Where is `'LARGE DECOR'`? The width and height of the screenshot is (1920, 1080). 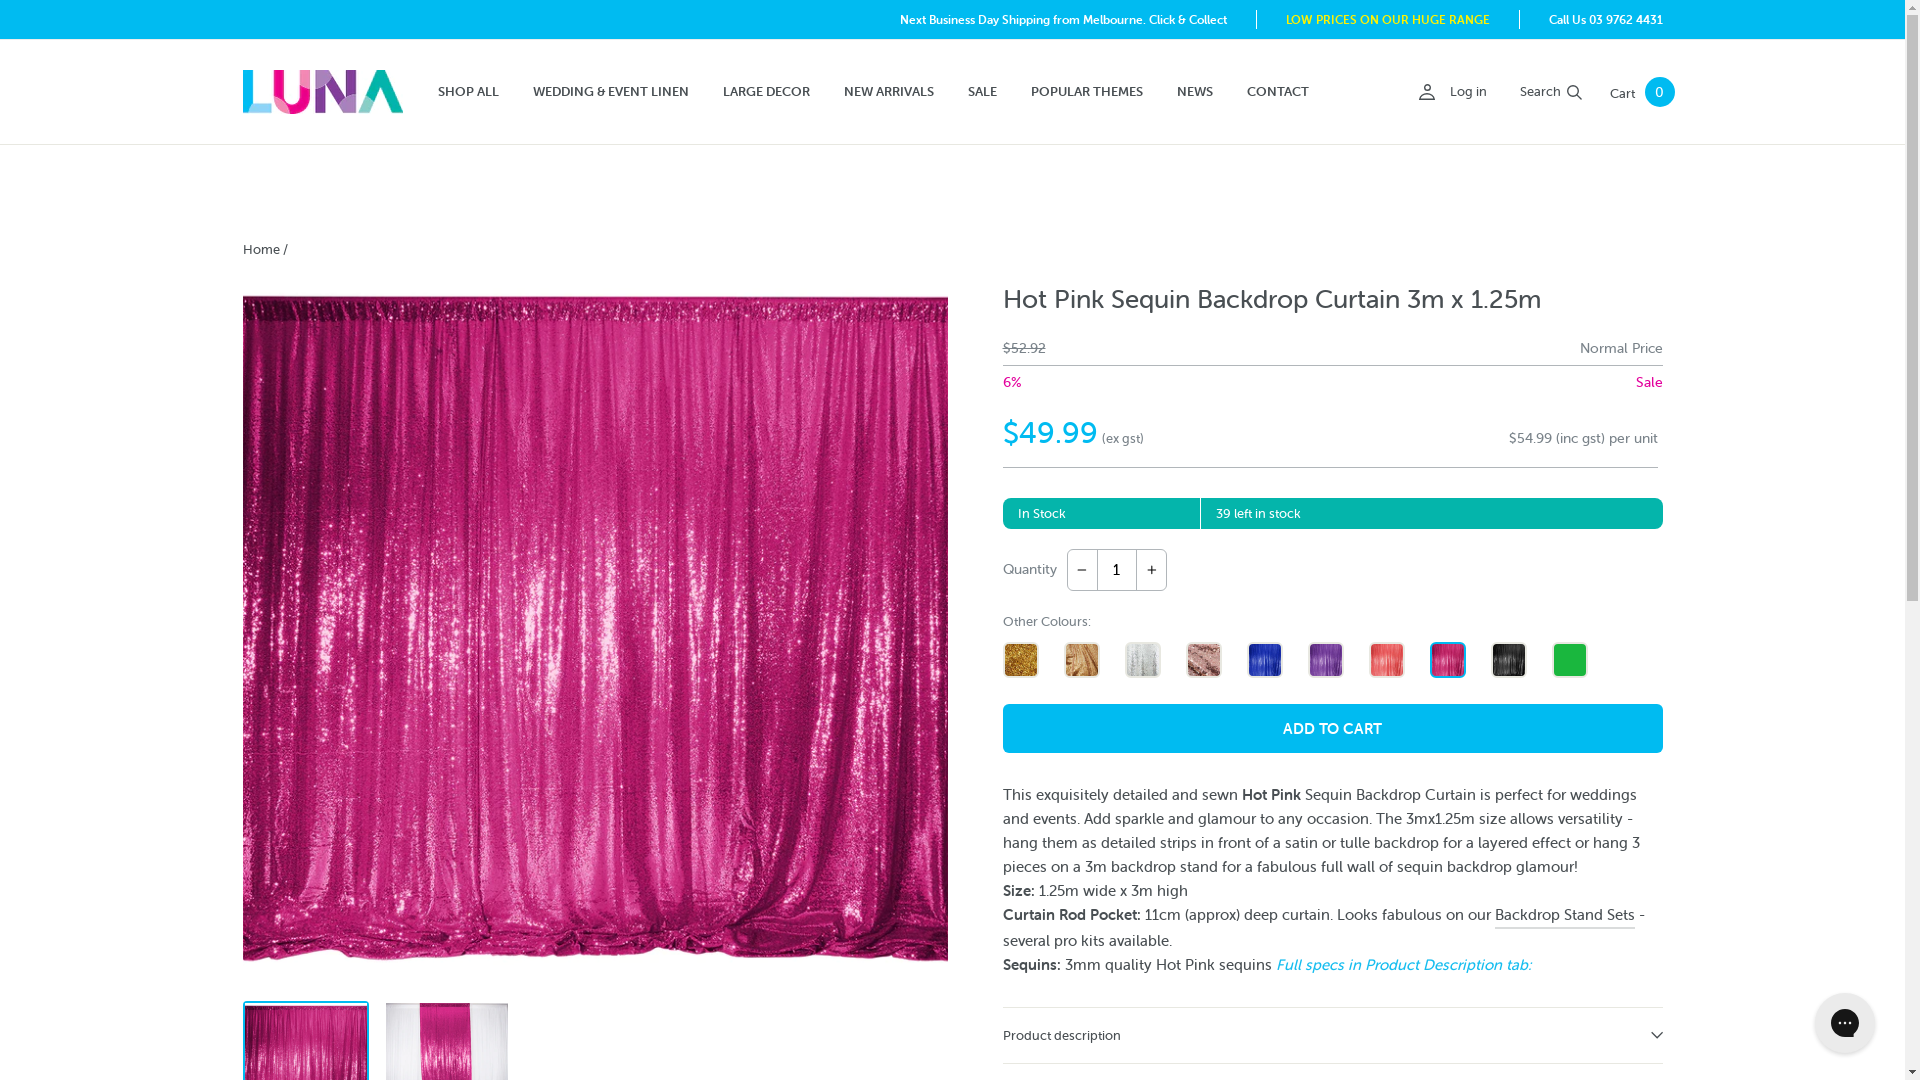 'LARGE DECOR' is located at coordinates (765, 92).